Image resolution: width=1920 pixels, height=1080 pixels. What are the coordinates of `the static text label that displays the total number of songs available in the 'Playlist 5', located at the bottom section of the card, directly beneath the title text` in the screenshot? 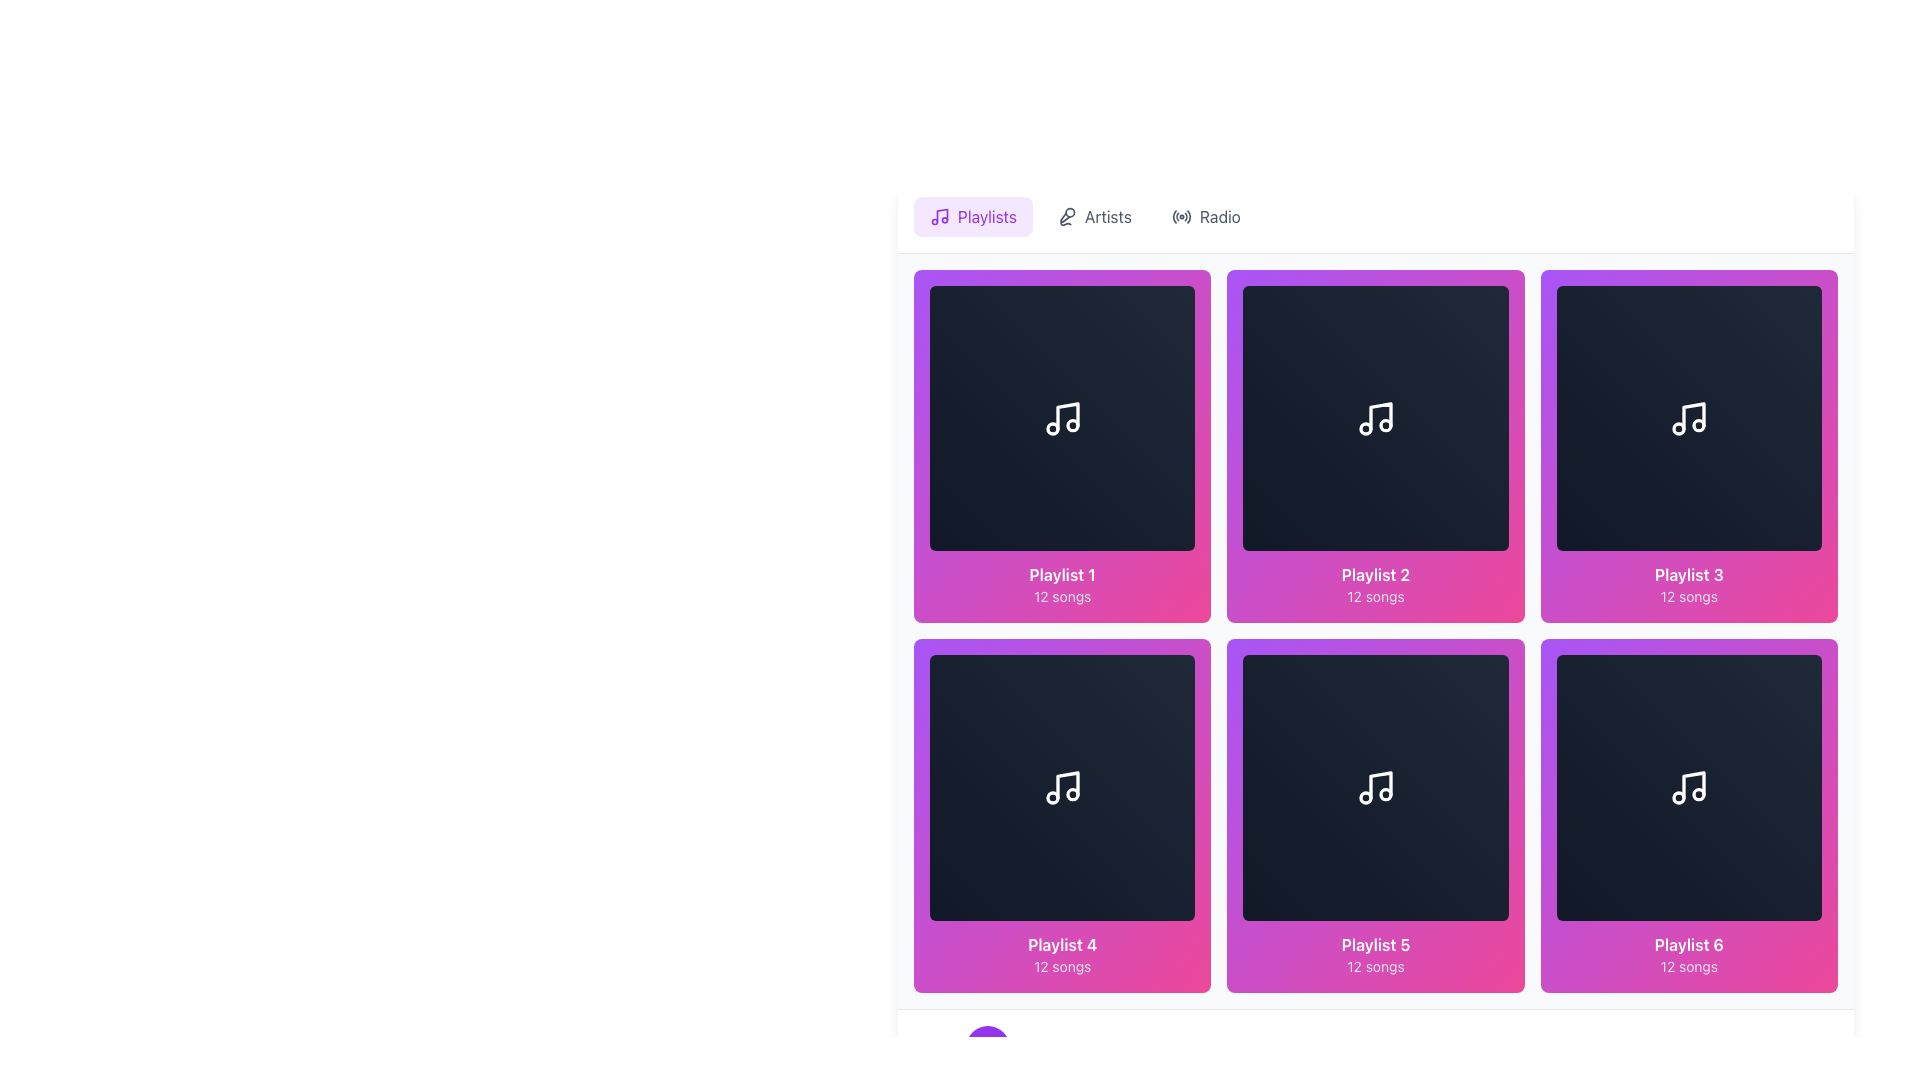 It's located at (1375, 965).